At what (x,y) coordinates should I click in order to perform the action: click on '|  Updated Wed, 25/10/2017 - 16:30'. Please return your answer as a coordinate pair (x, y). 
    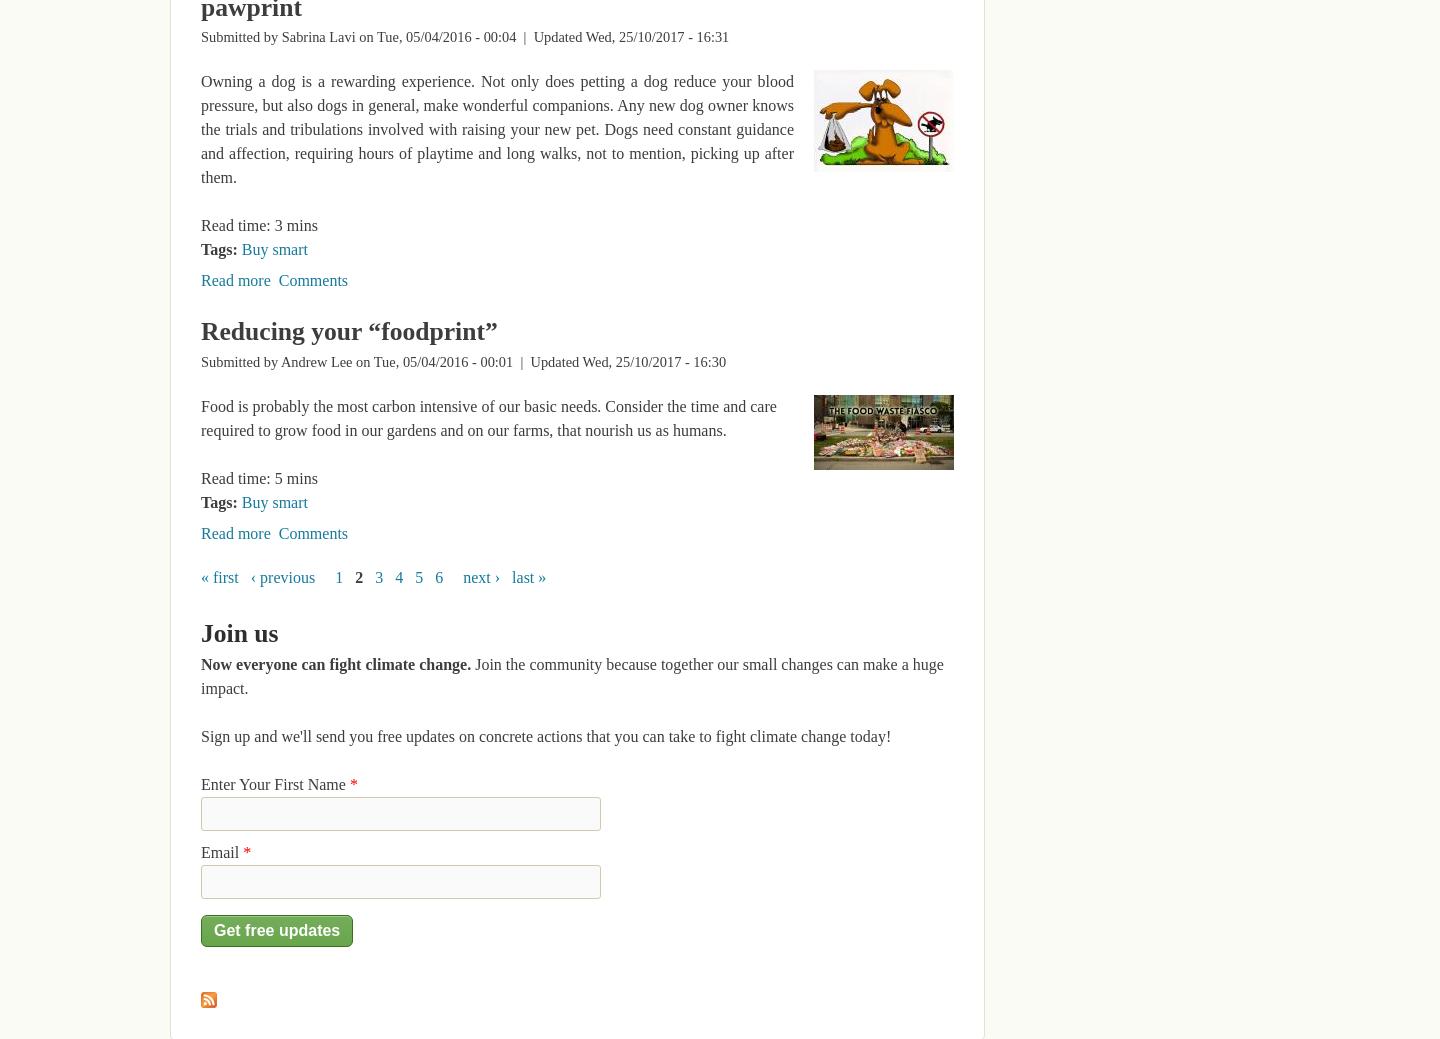
    Looking at the image, I should click on (618, 359).